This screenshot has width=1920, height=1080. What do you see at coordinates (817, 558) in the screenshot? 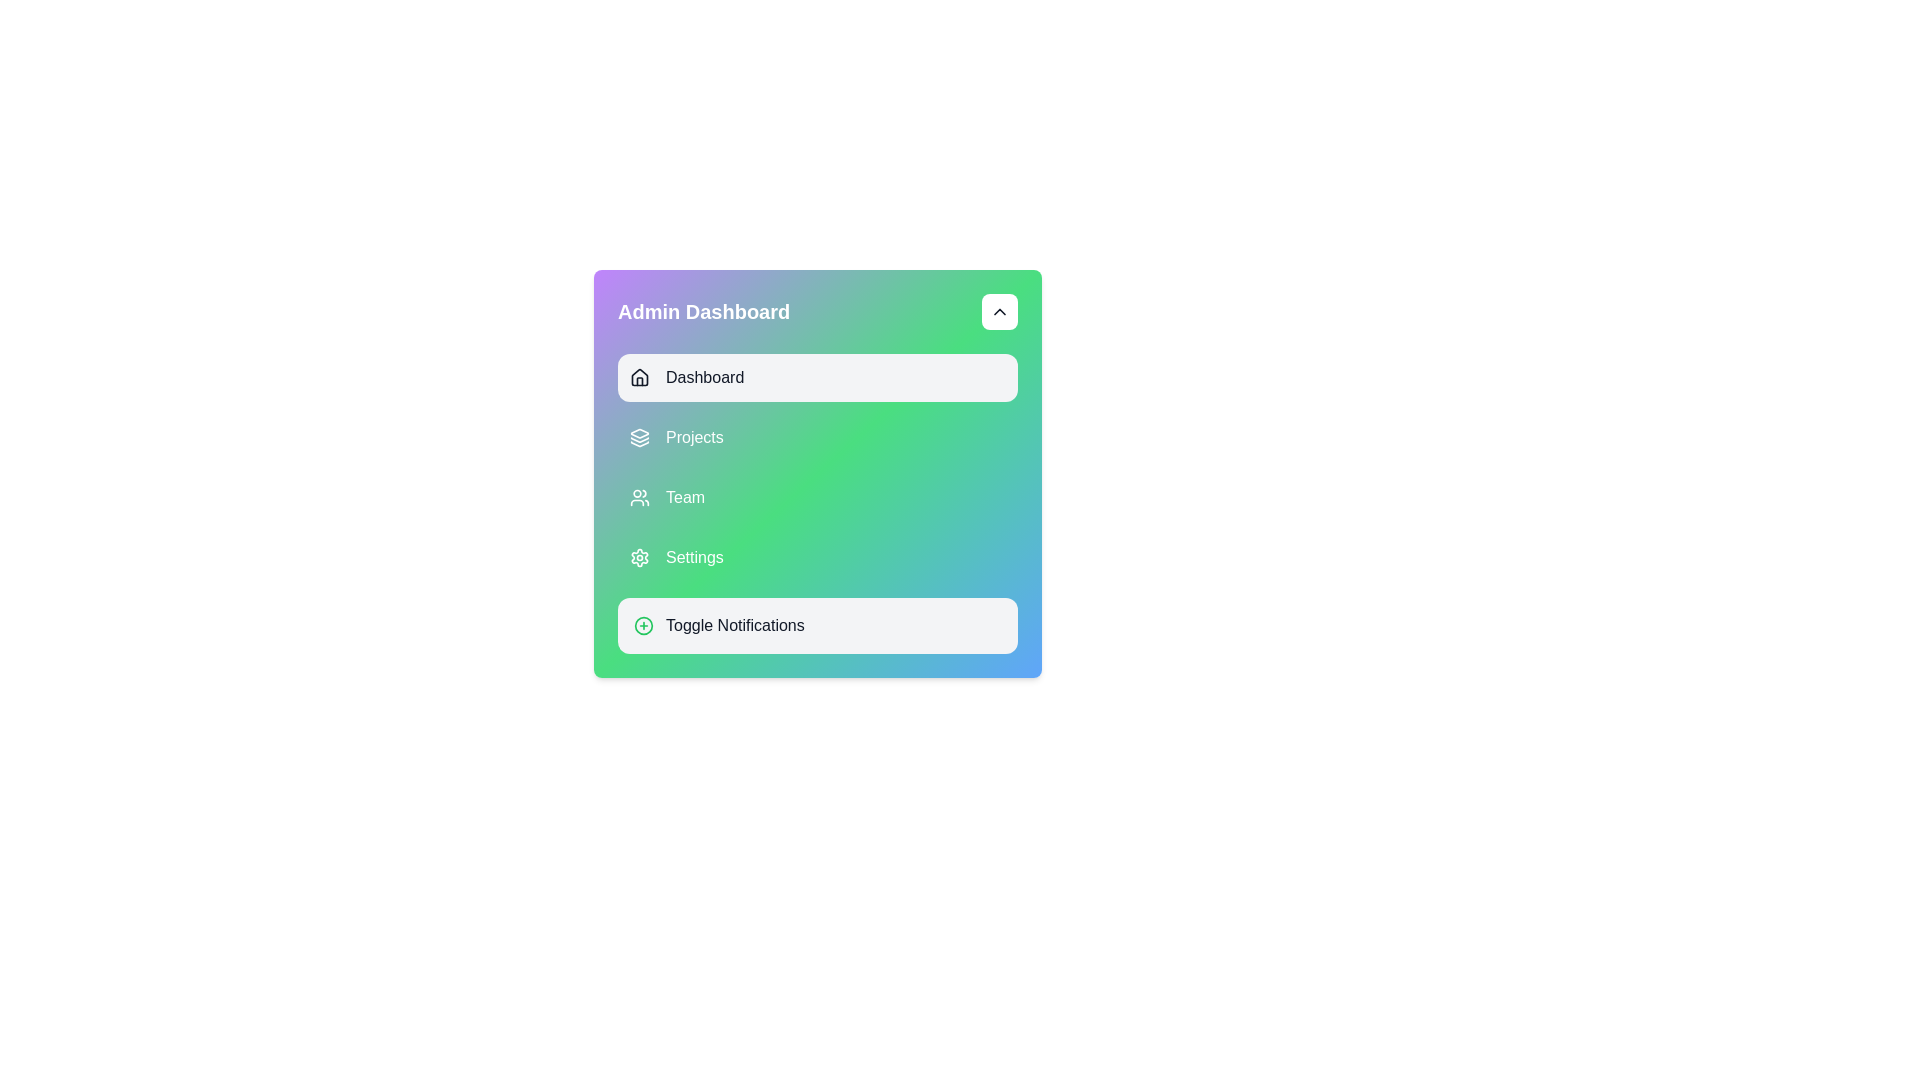
I see `the 'Settings' button located in the sidebar menu, which is the fourth line item in the vertical list` at bounding box center [817, 558].